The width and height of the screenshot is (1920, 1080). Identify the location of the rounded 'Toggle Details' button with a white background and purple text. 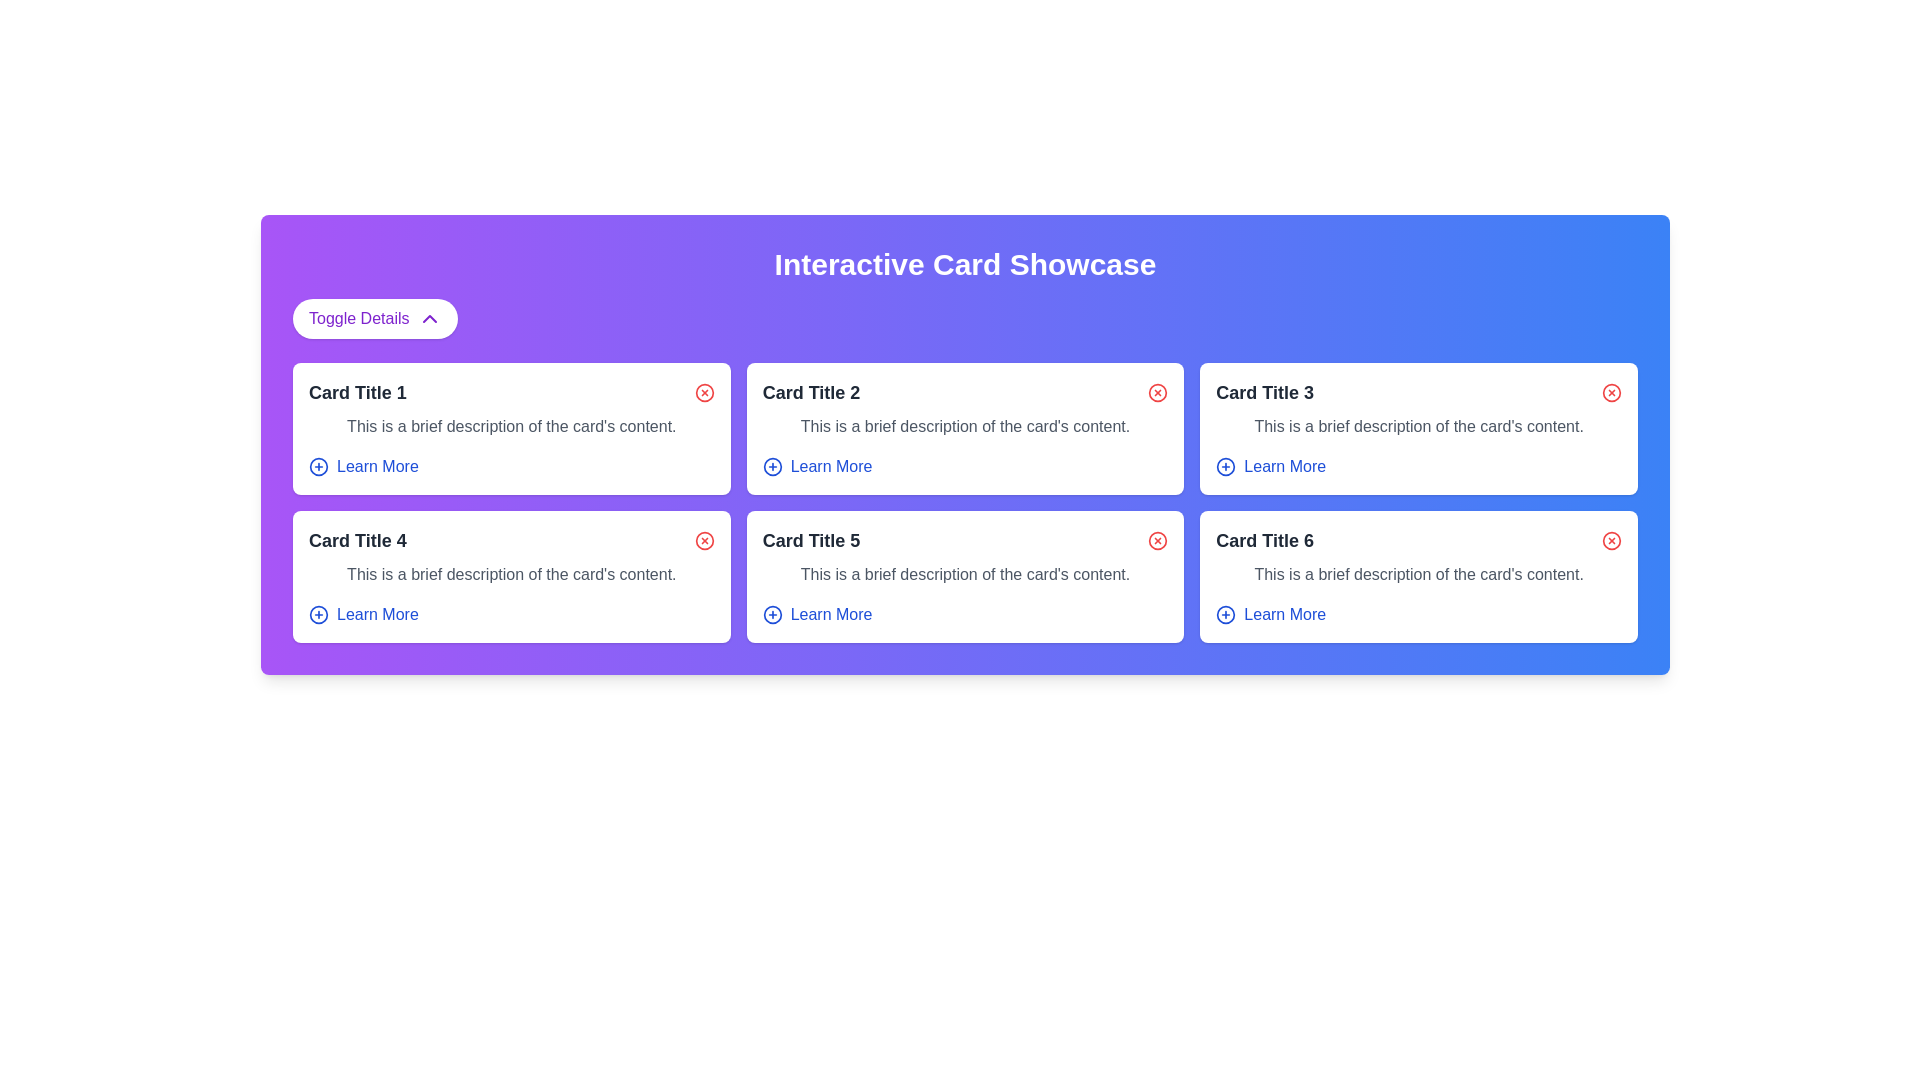
(375, 318).